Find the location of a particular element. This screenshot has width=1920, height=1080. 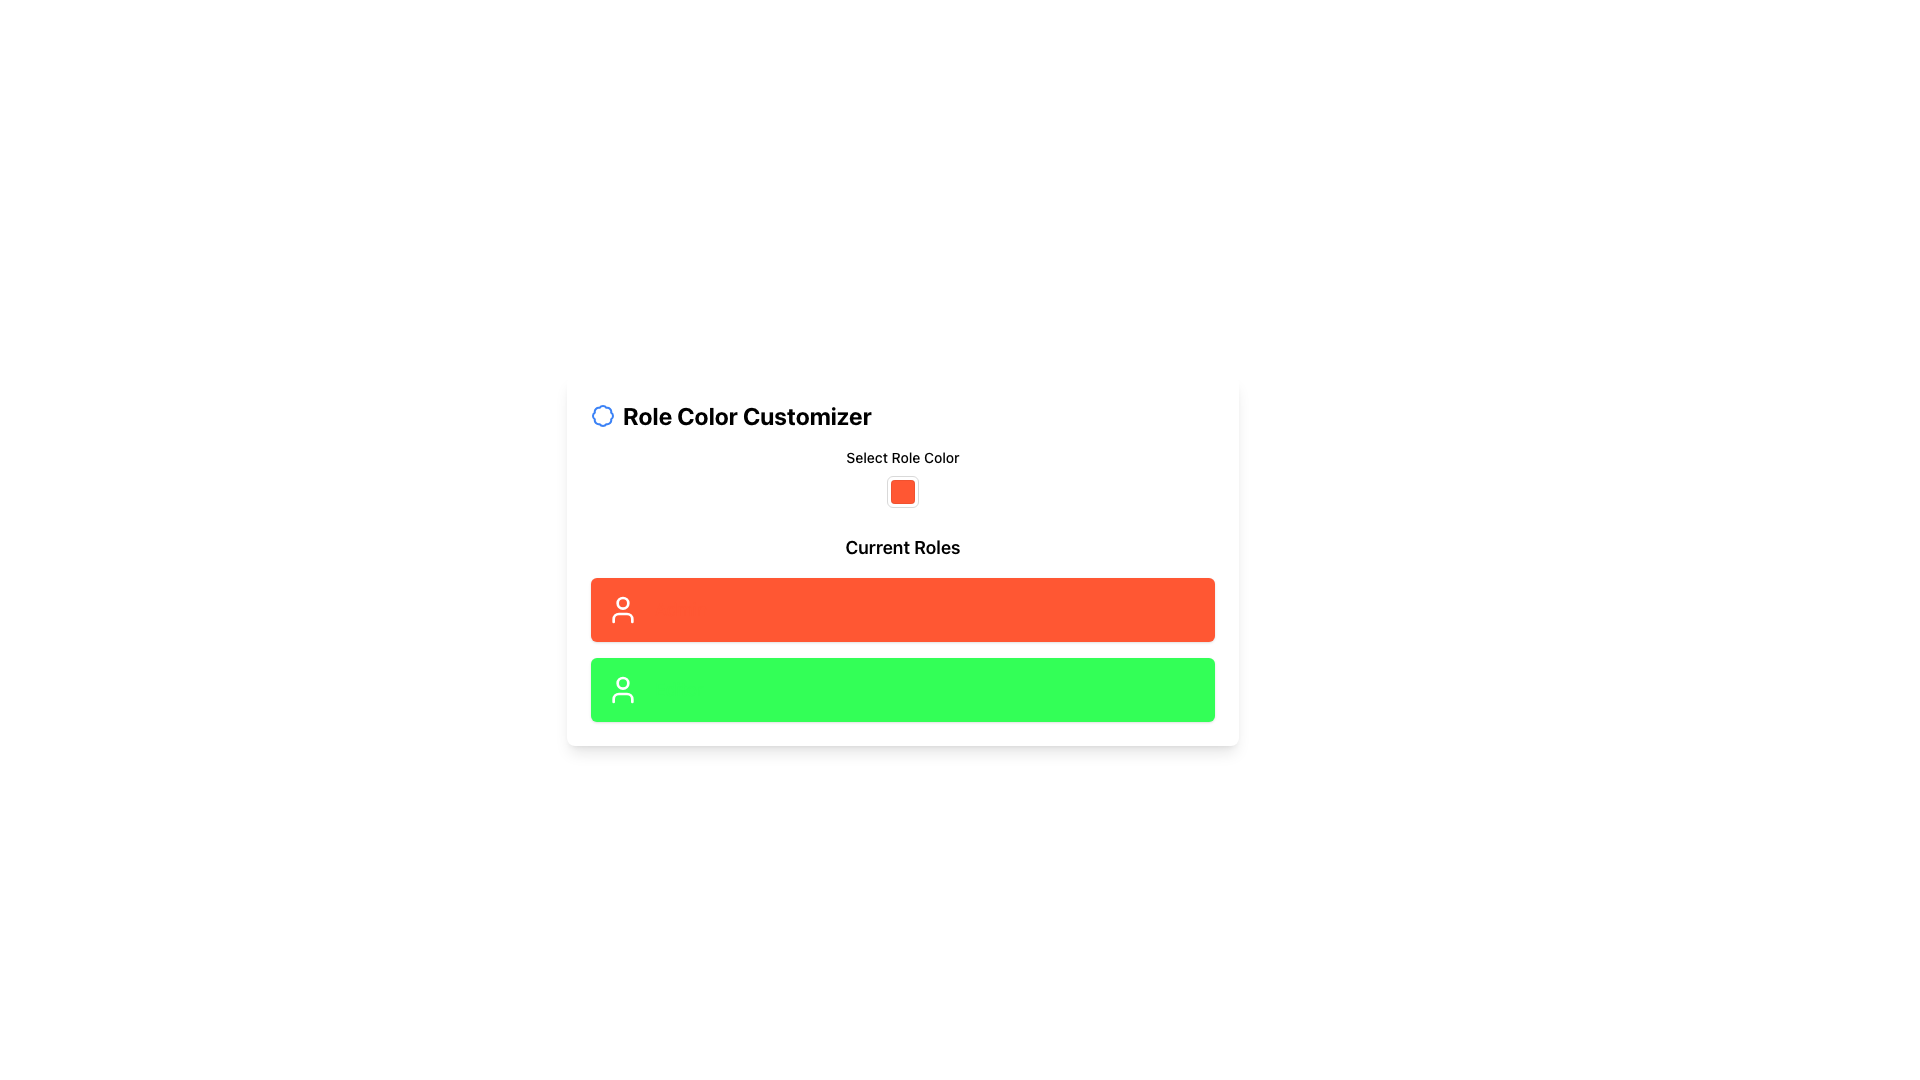

the SVG icon element representing the 'Editor' role, located in the green rectangular section of the interface is located at coordinates (622, 689).